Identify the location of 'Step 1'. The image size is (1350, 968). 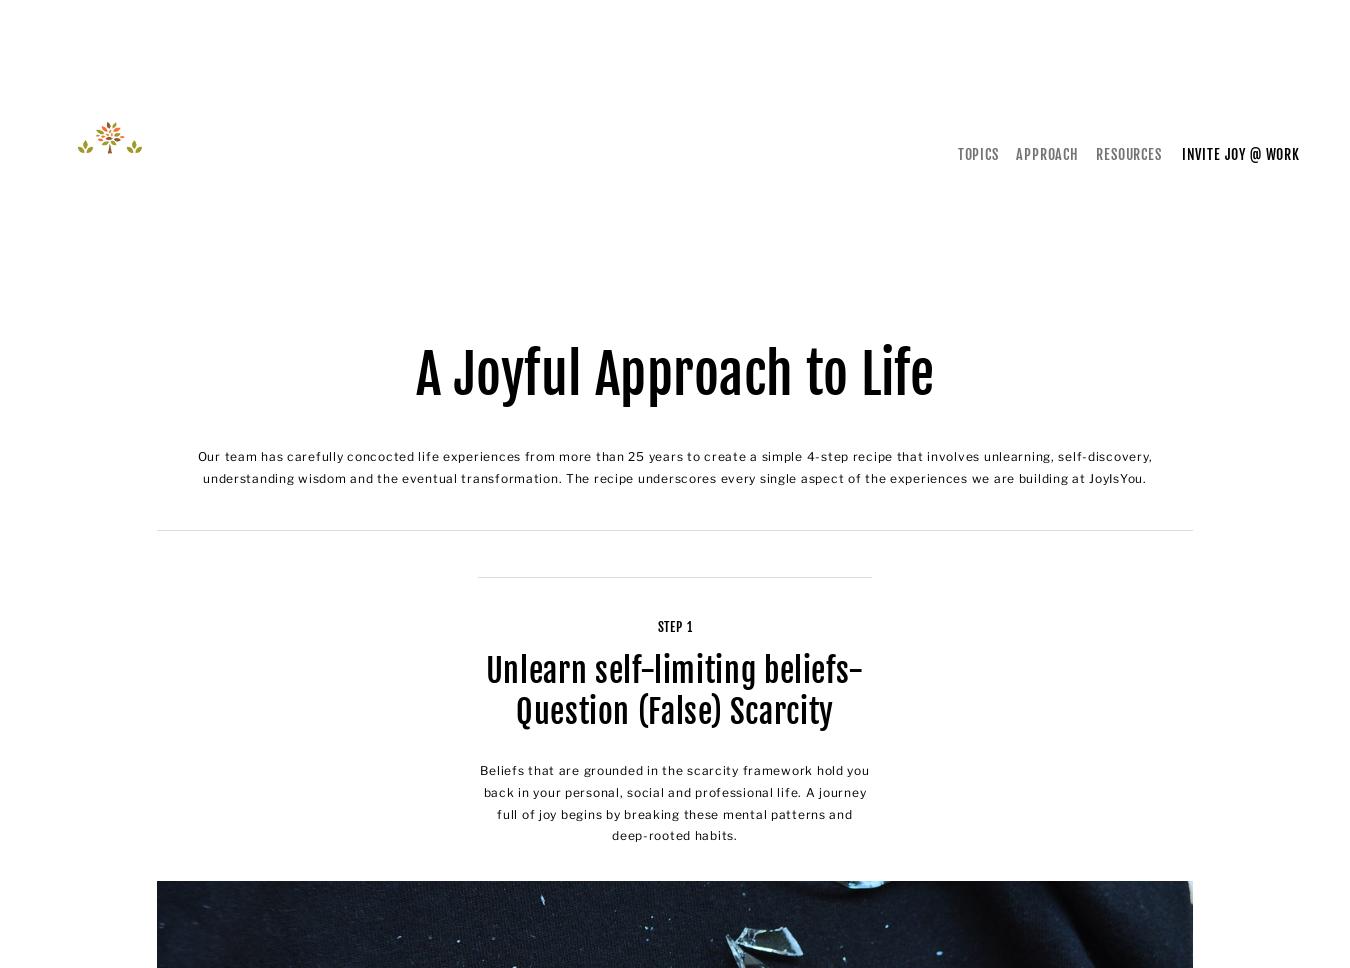
(674, 625).